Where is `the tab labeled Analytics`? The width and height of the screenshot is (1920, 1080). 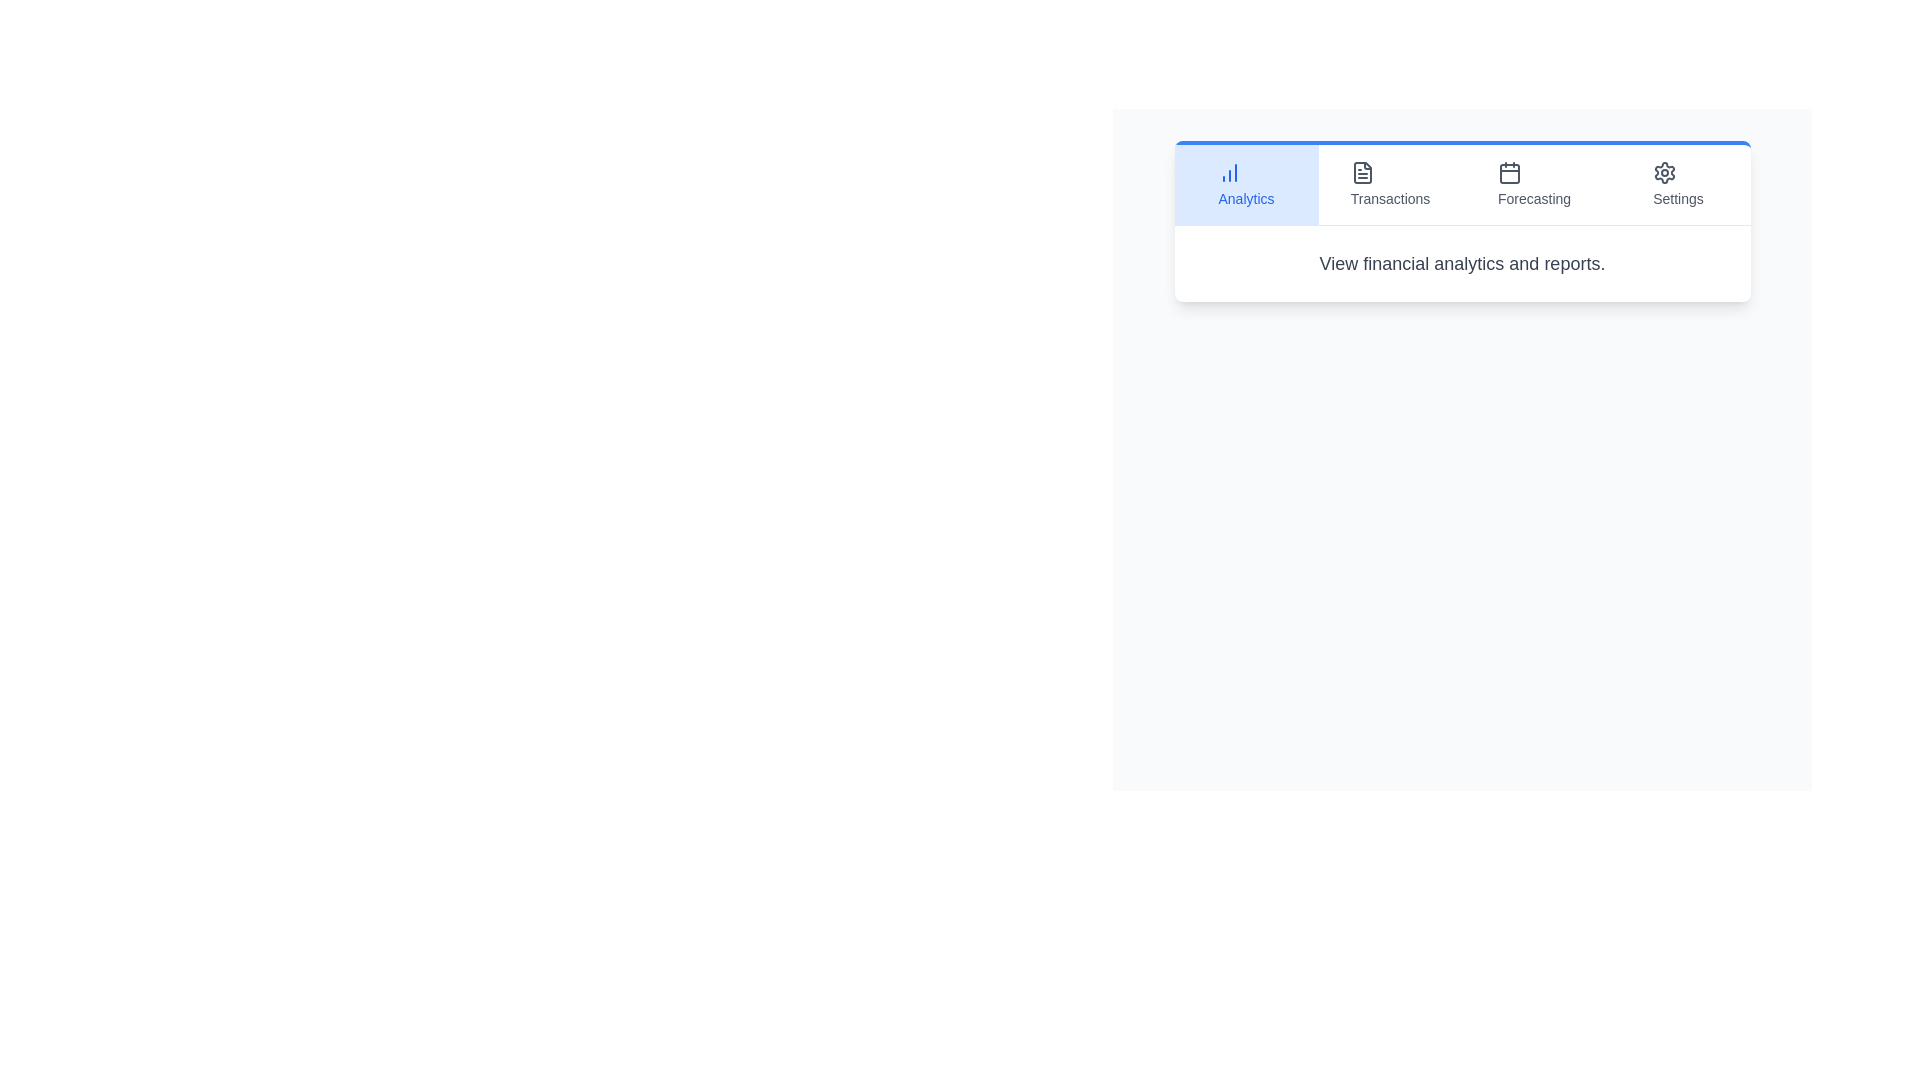 the tab labeled Analytics is located at coordinates (1245, 185).